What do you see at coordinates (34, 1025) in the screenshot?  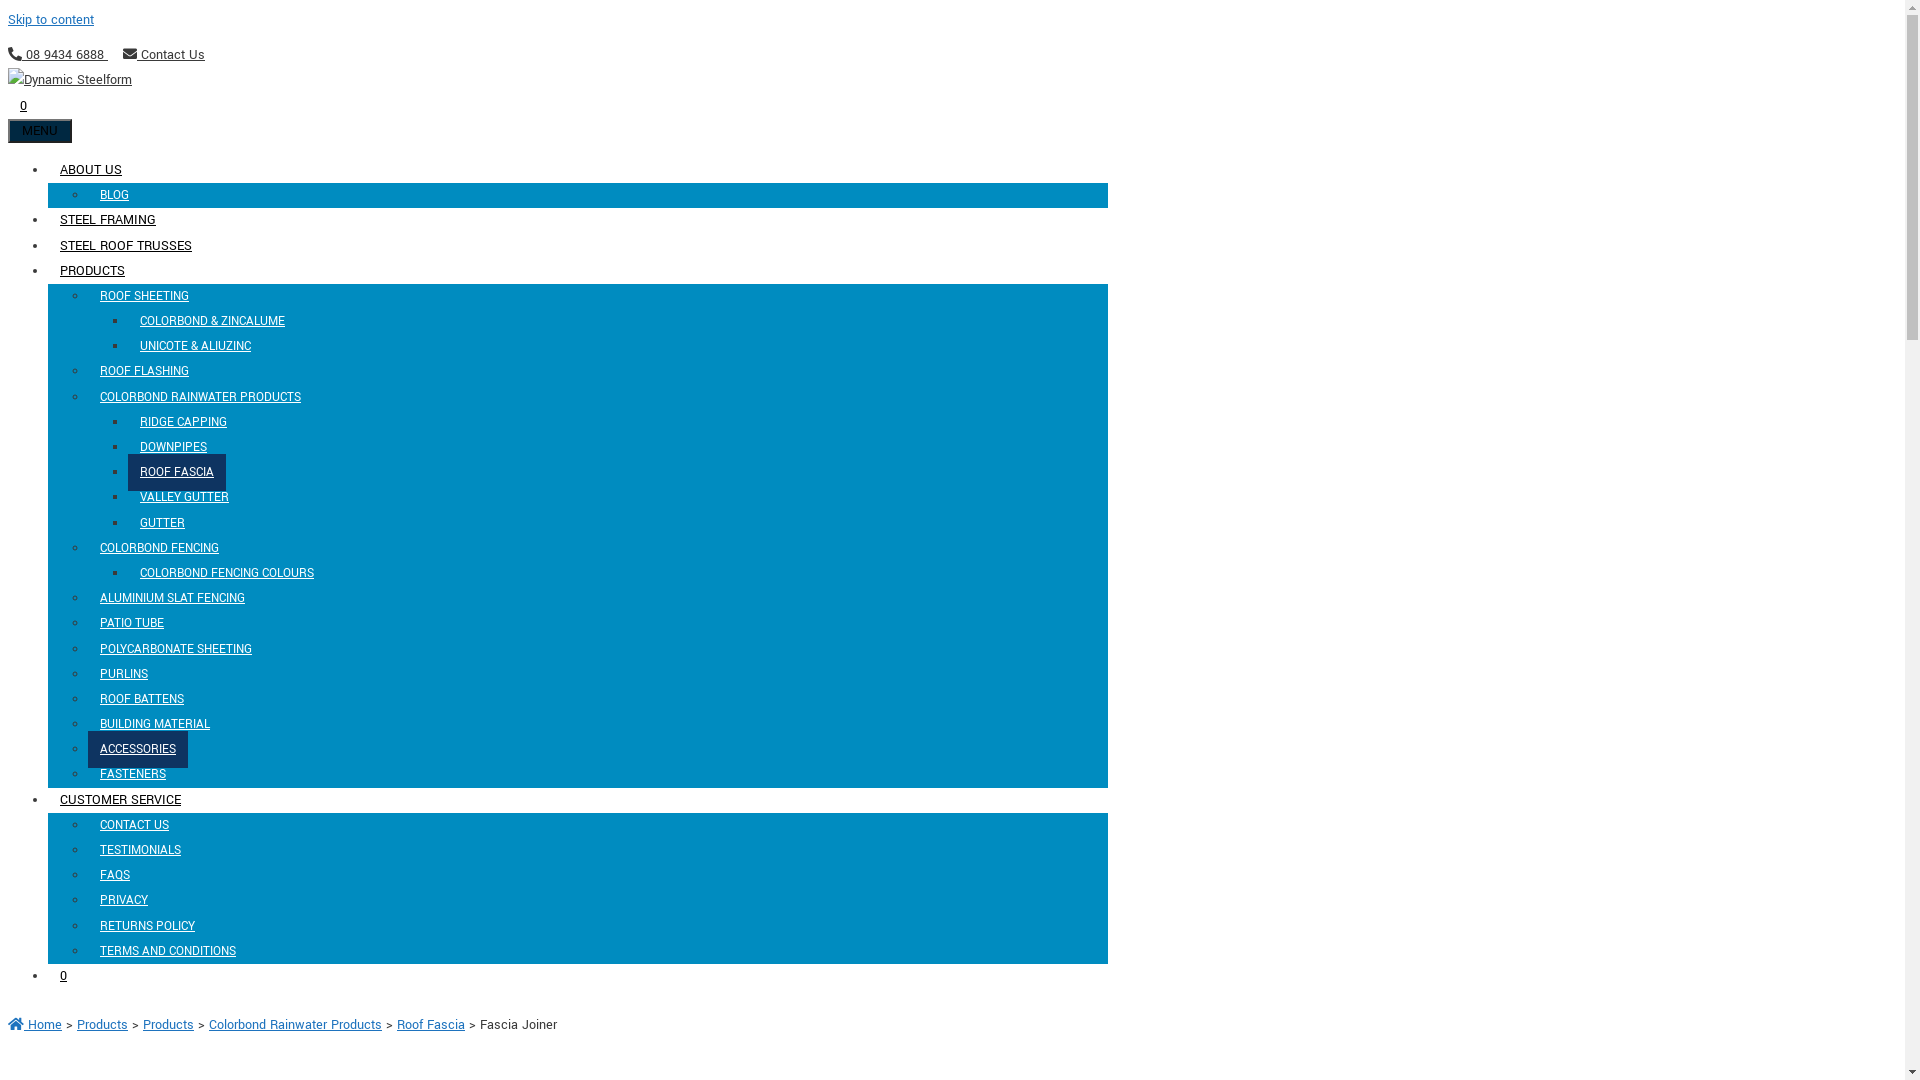 I see `'Home'` at bounding box center [34, 1025].